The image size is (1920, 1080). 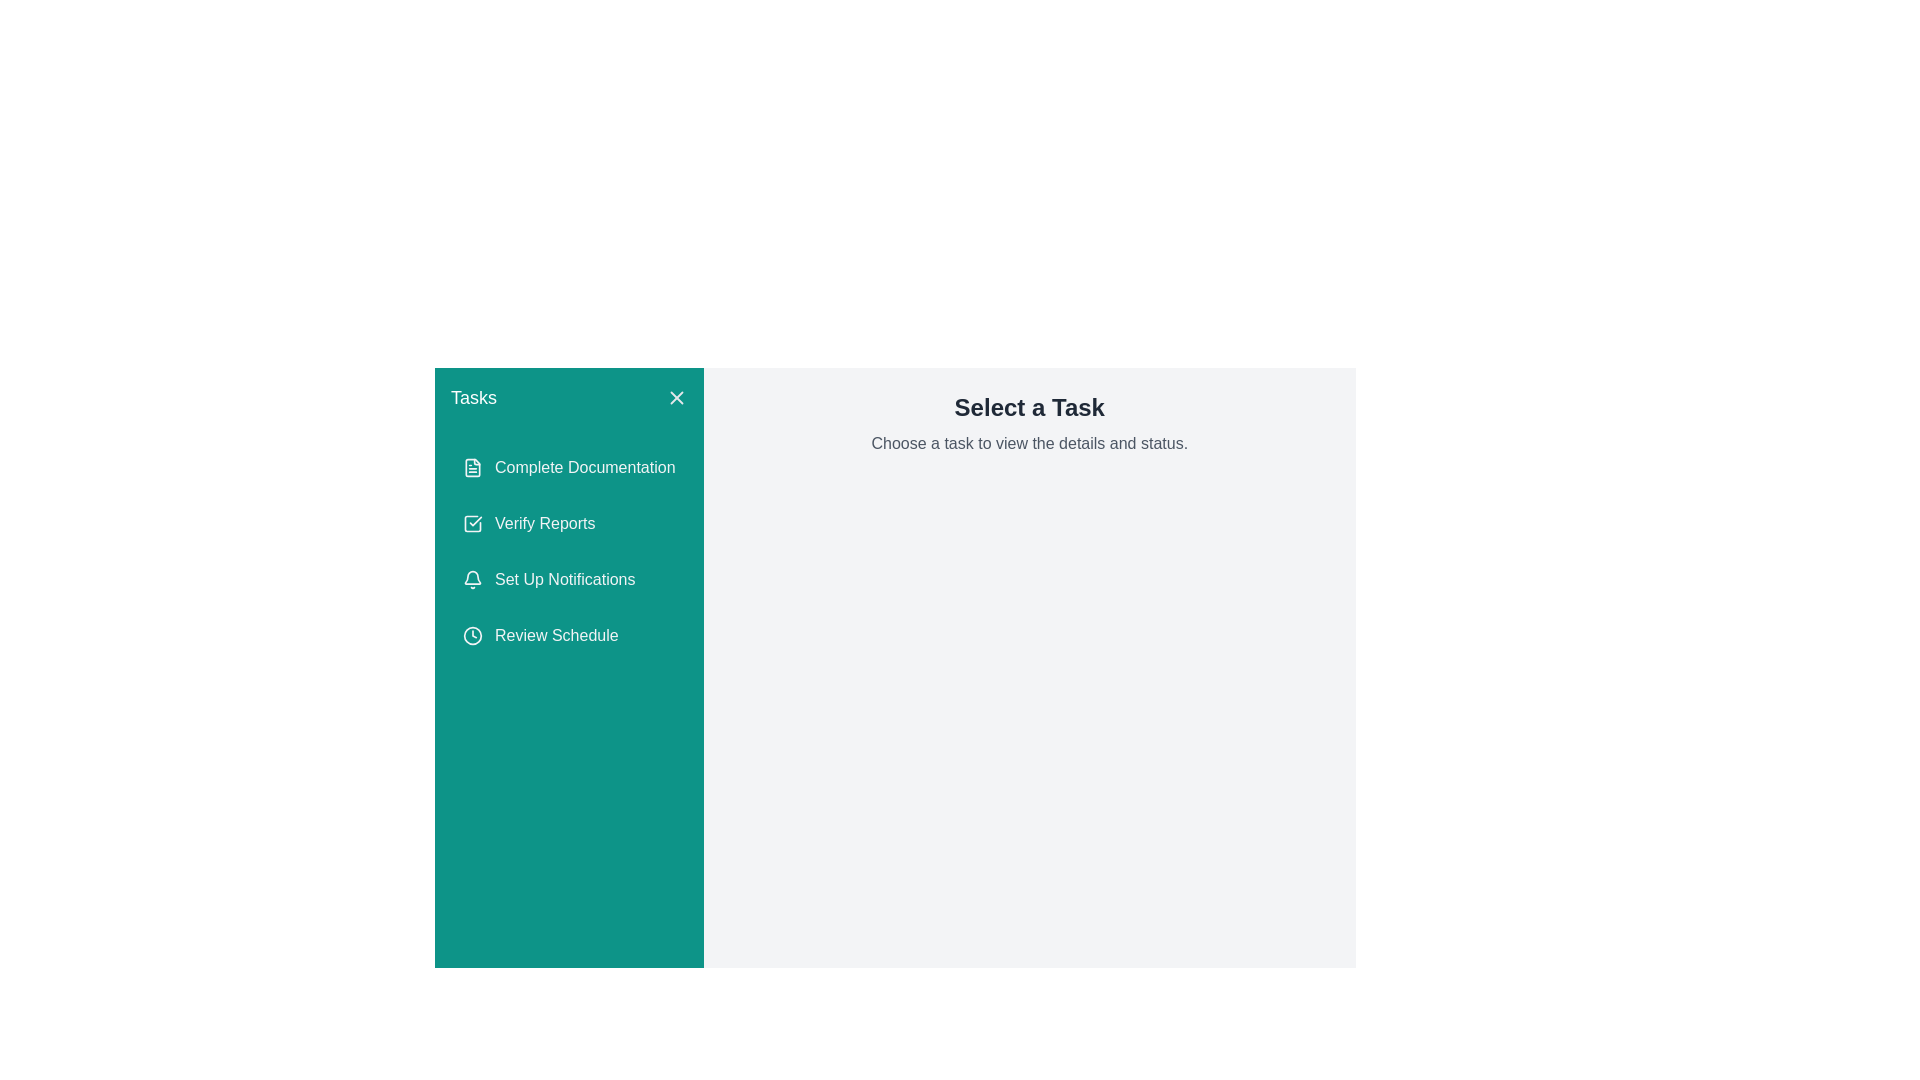 I want to click on the text label displaying 'Complete Documentation', which is styled with a regular font and positioned next to a document icon, so click(x=584, y=467).